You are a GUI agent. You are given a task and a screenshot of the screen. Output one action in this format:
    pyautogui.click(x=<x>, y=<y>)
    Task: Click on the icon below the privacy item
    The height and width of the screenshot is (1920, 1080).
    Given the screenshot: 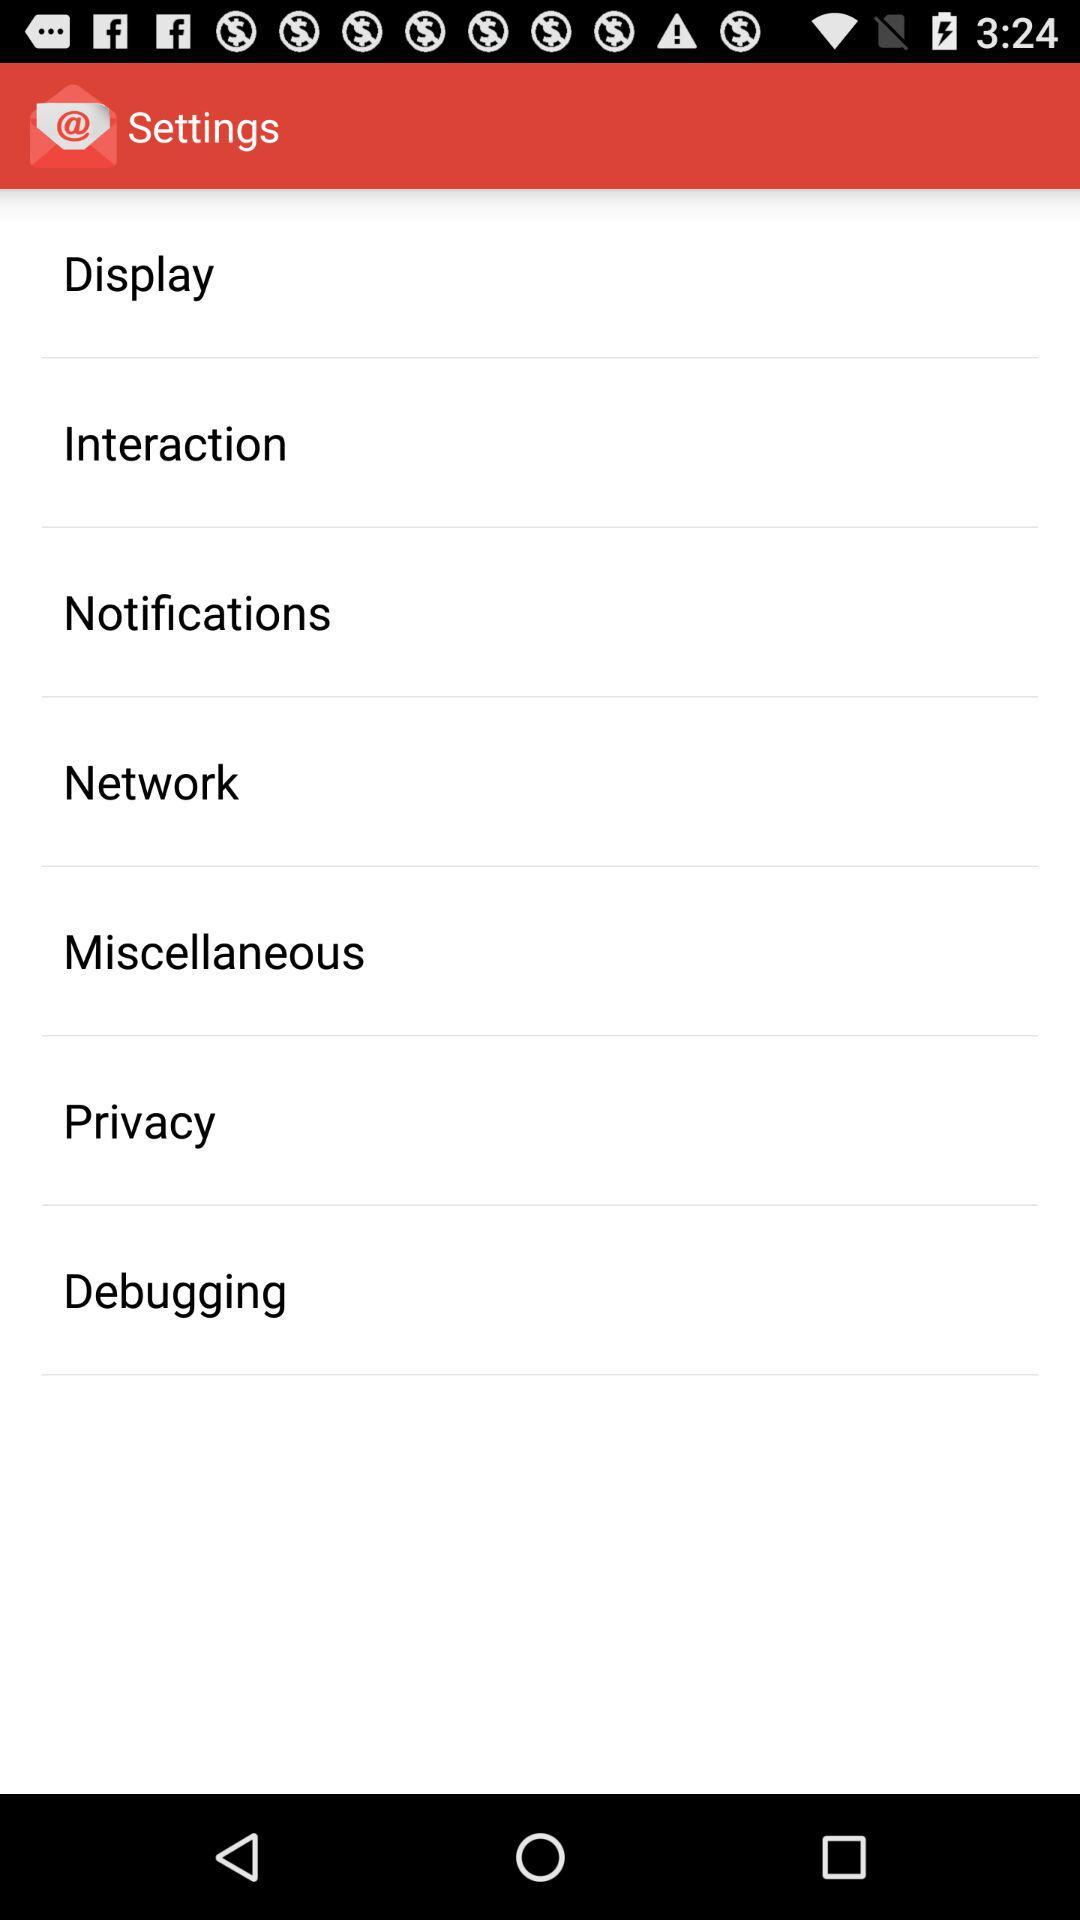 What is the action you would take?
    pyautogui.click(x=174, y=1289)
    